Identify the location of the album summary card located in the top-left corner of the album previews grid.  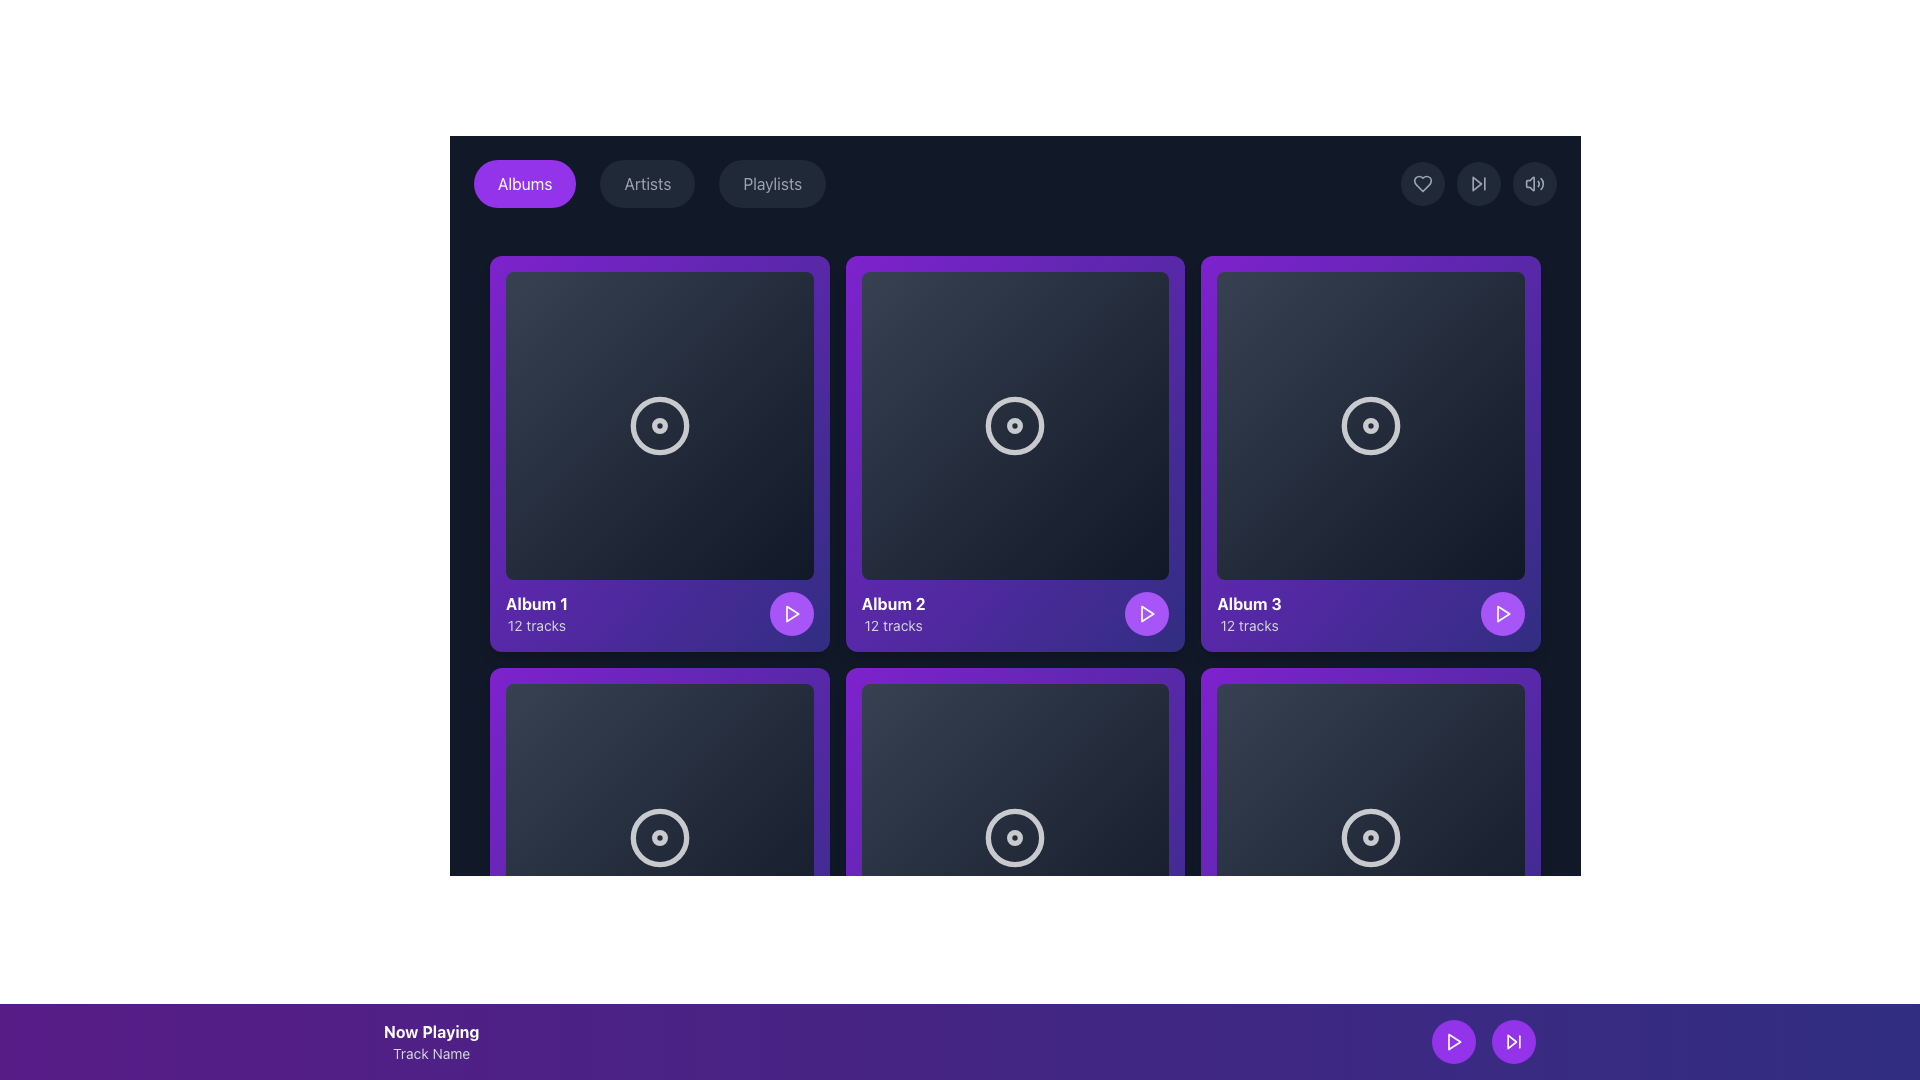
(659, 612).